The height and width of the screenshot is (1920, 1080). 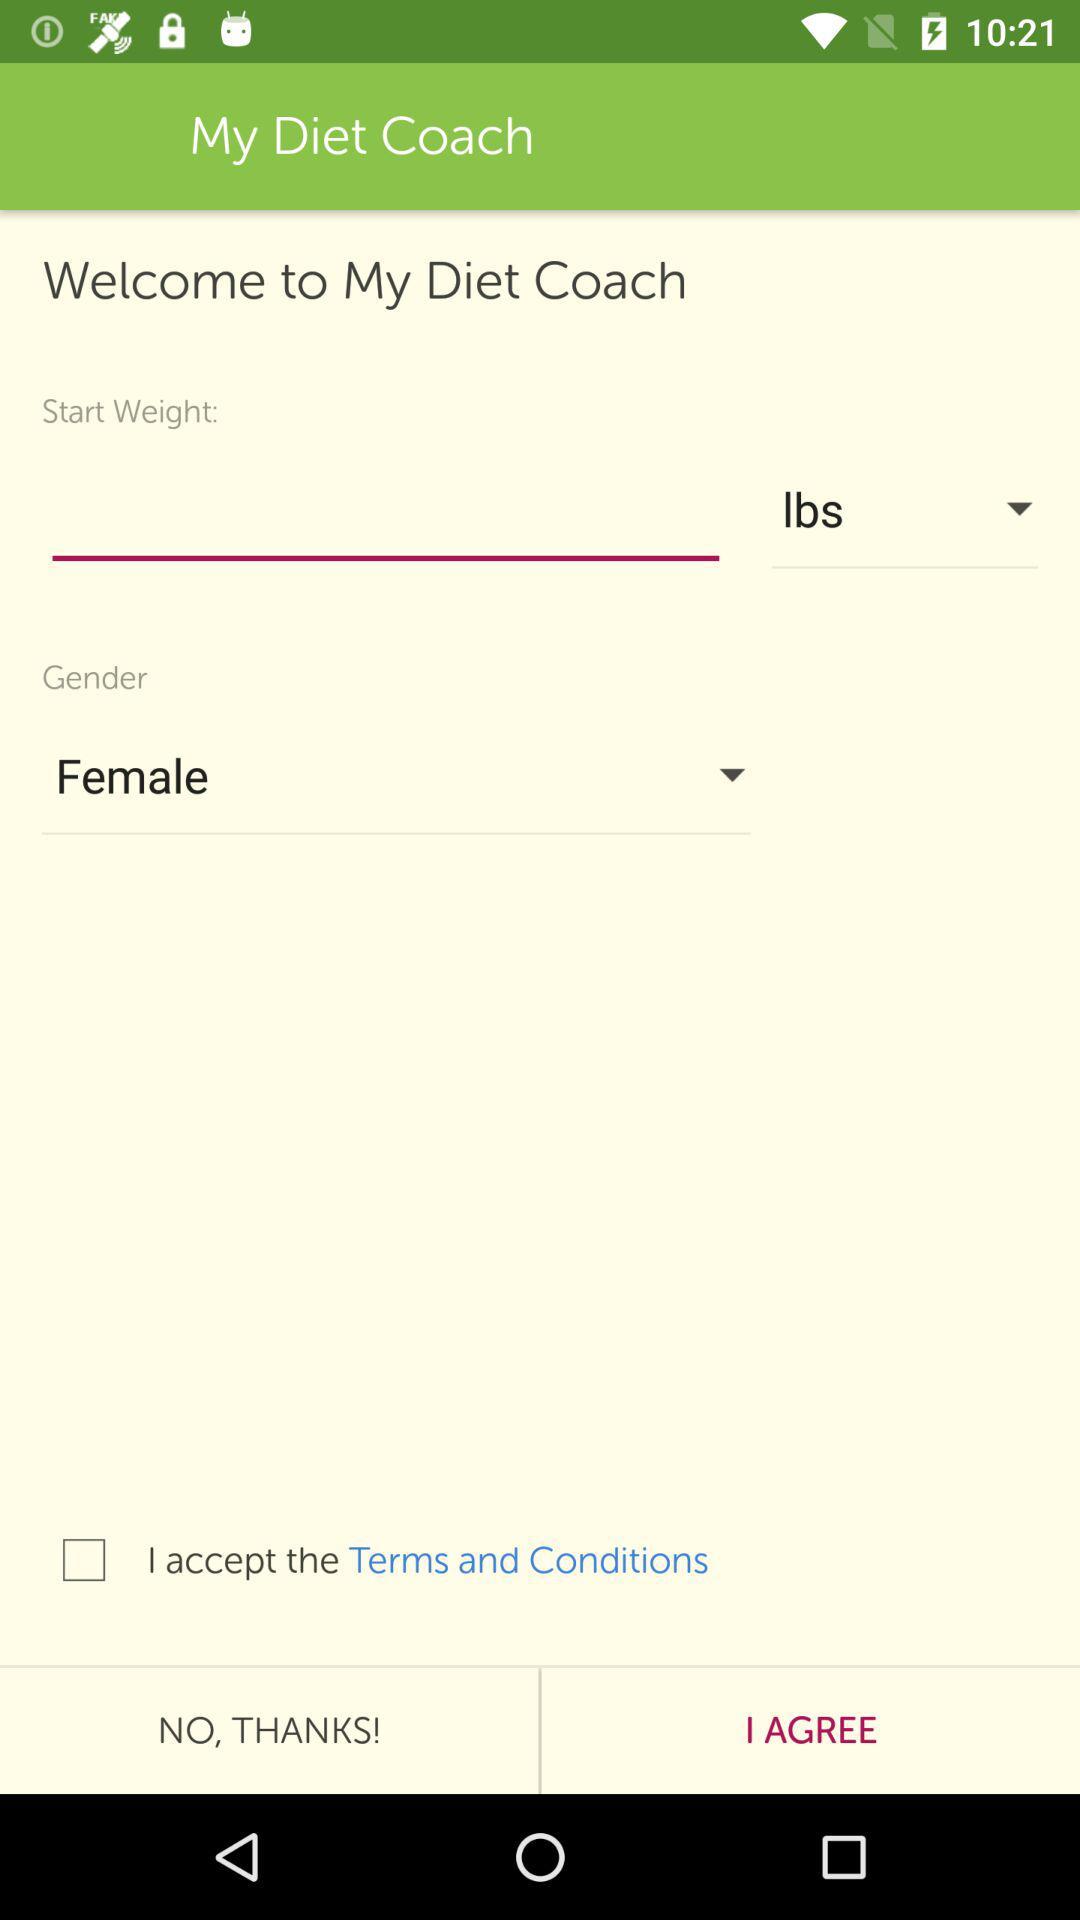 I want to click on item next to the i accept the, so click(x=549, y=1559).